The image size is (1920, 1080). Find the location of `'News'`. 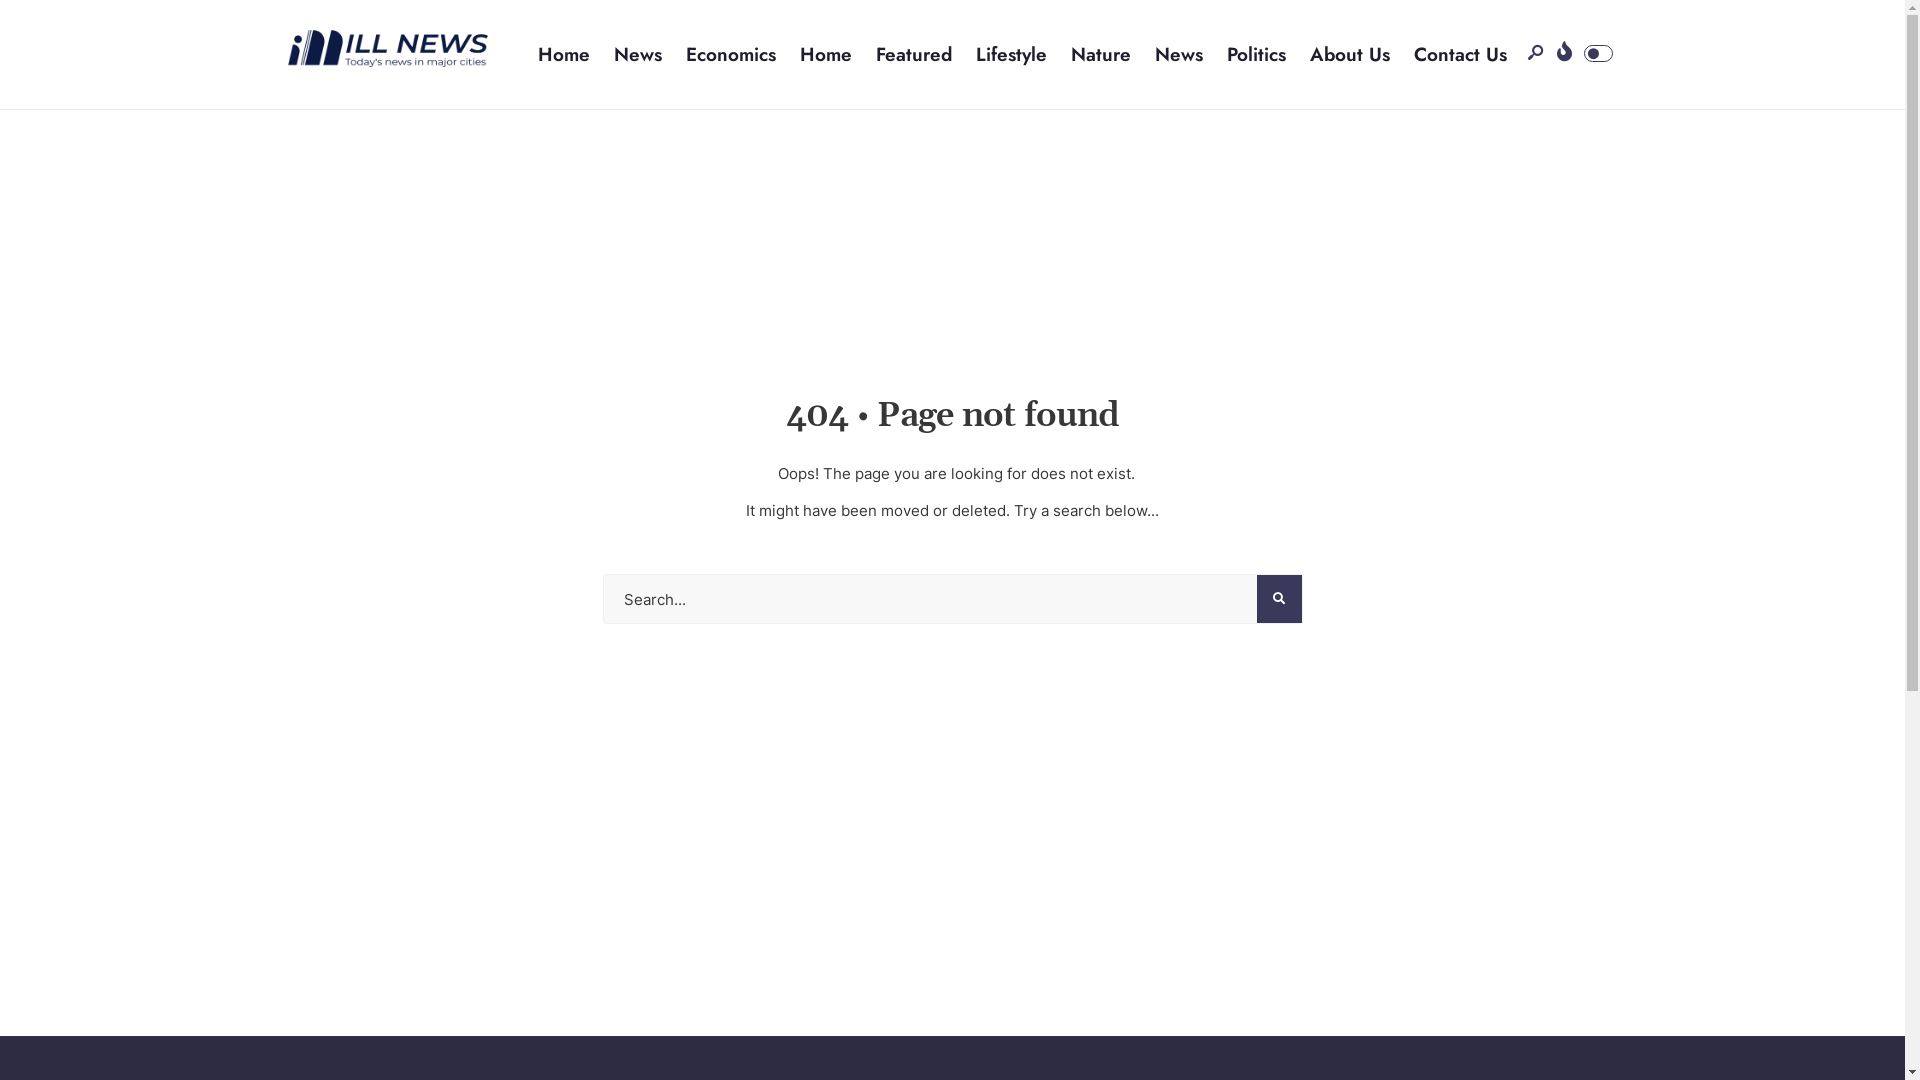

'News' is located at coordinates (613, 53).